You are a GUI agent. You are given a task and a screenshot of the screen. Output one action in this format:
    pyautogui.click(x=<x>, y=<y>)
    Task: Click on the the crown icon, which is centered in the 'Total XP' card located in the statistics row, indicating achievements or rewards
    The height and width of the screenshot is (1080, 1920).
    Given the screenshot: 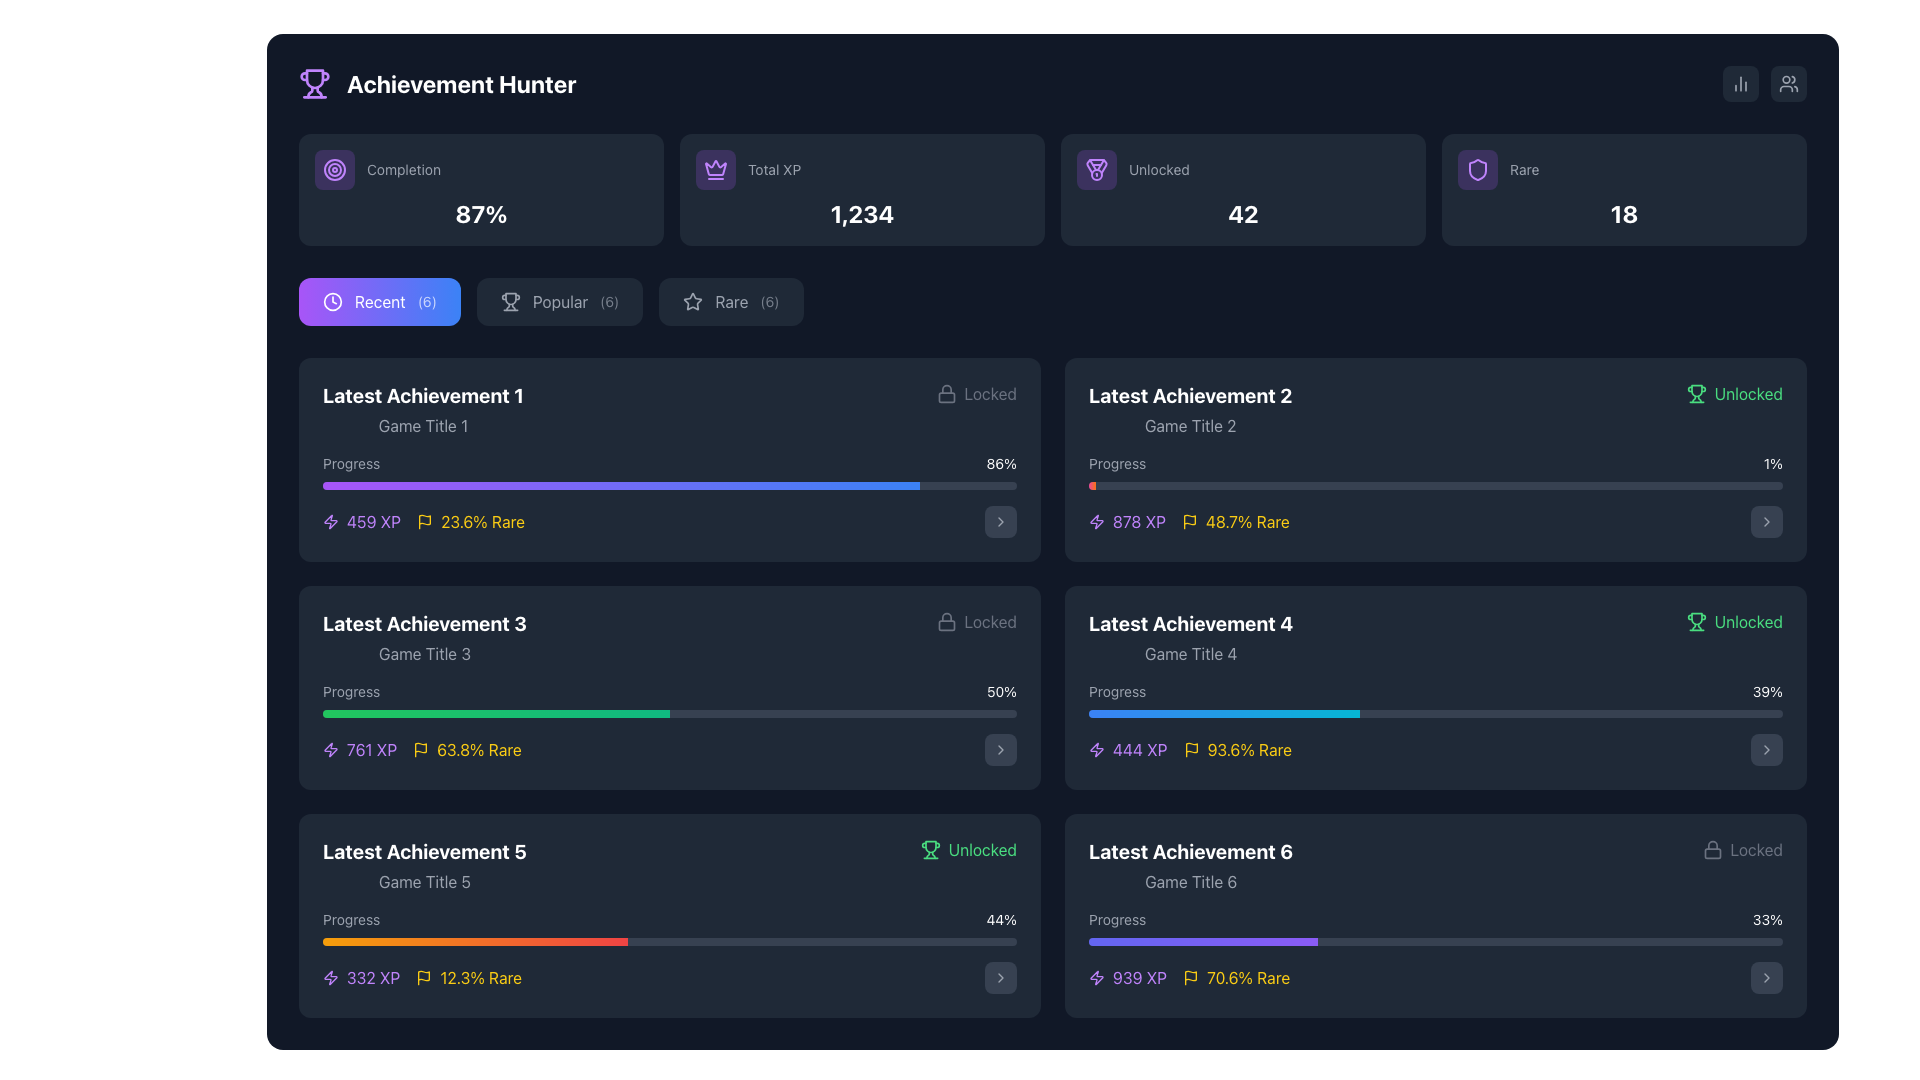 What is the action you would take?
    pyautogui.click(x=715, y=168)
    